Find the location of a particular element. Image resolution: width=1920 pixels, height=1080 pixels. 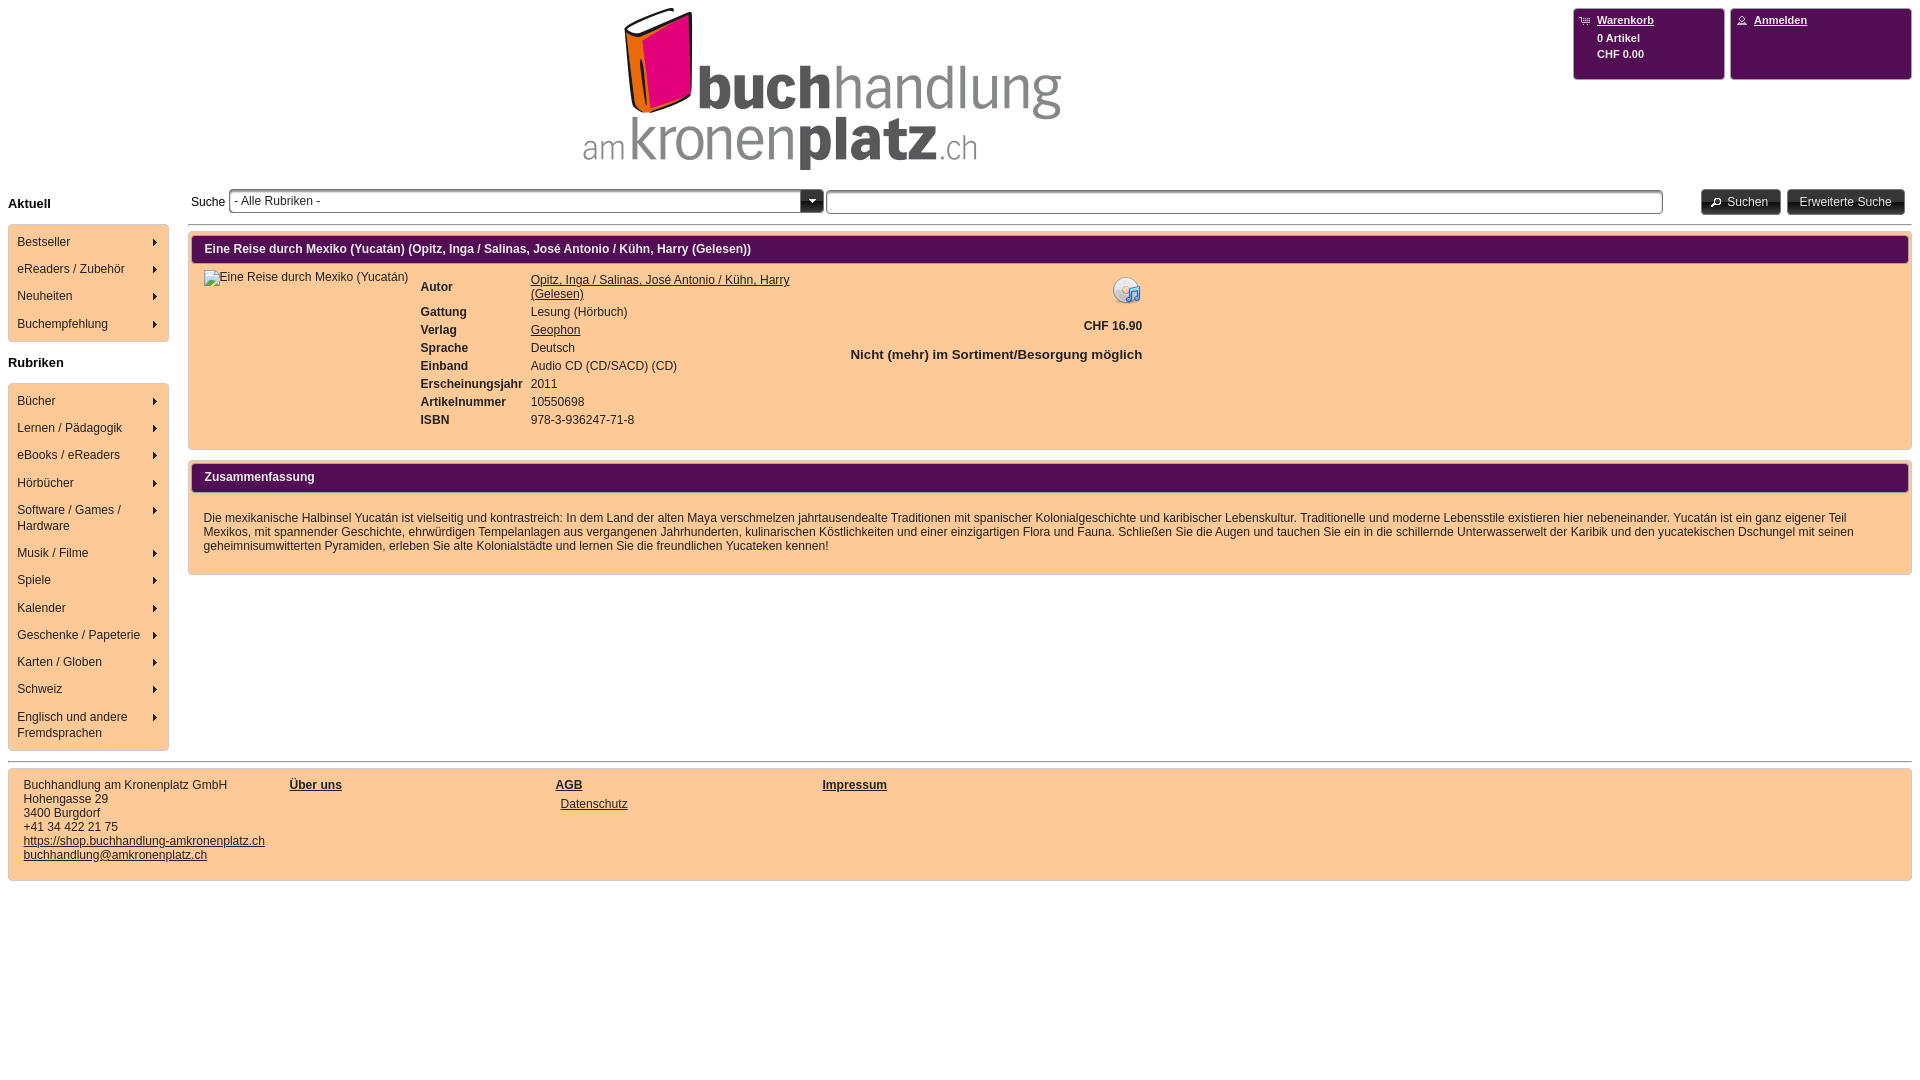

'Suchen' is located at coordinates (1699, 201).